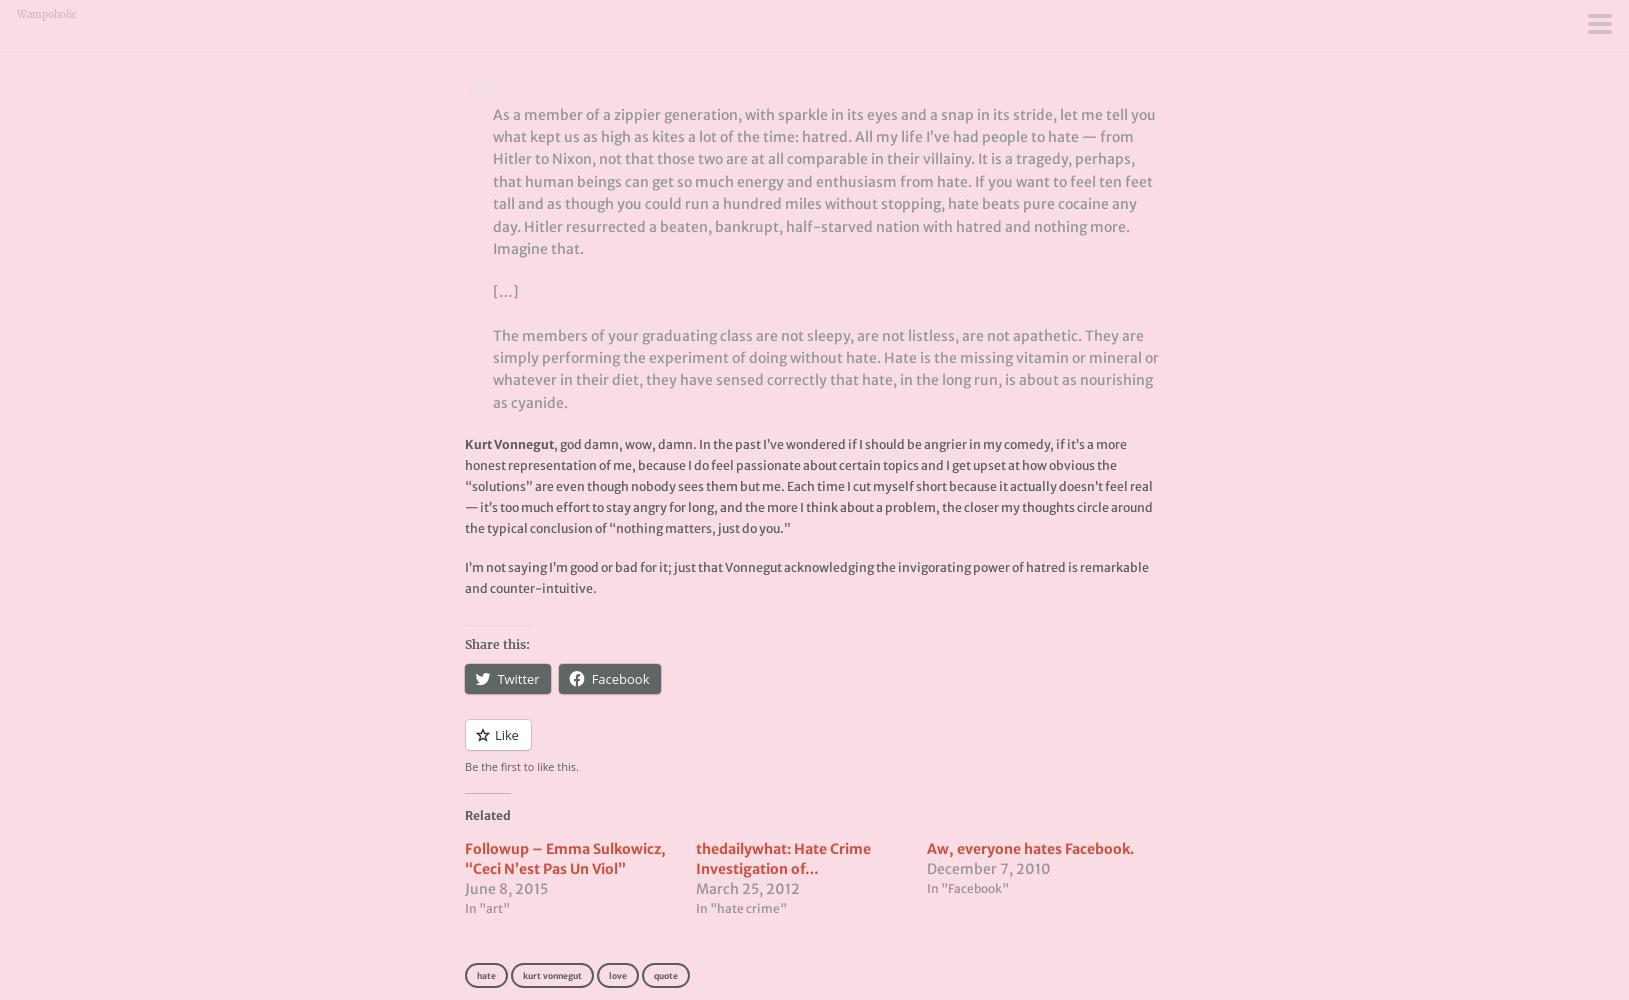  What do you see at coordinates (486, 814) in the screenshot?
I see `'Related'` at bounding box center [486, 814].